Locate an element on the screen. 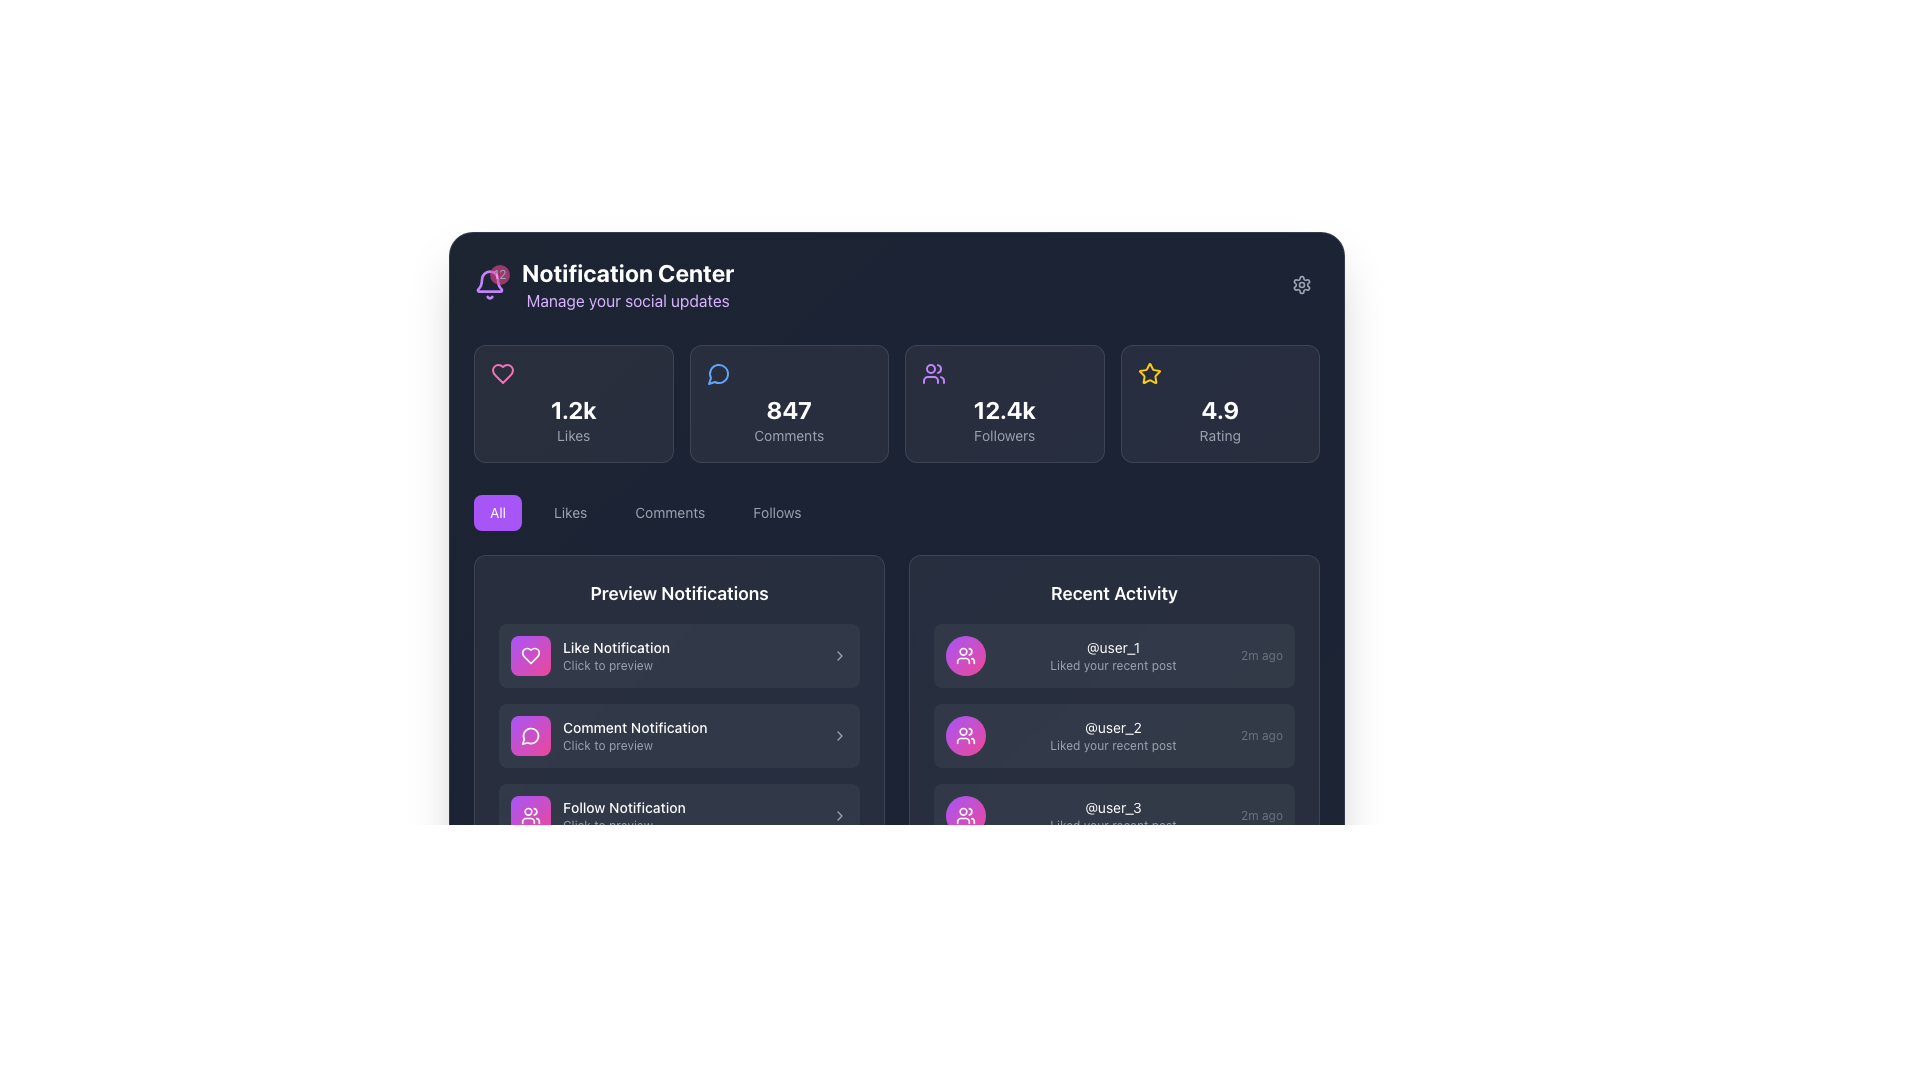 The width and height of the screenshot is (1920, 1080). the text label that represents the number of comments is located at coordinates (788, 408).